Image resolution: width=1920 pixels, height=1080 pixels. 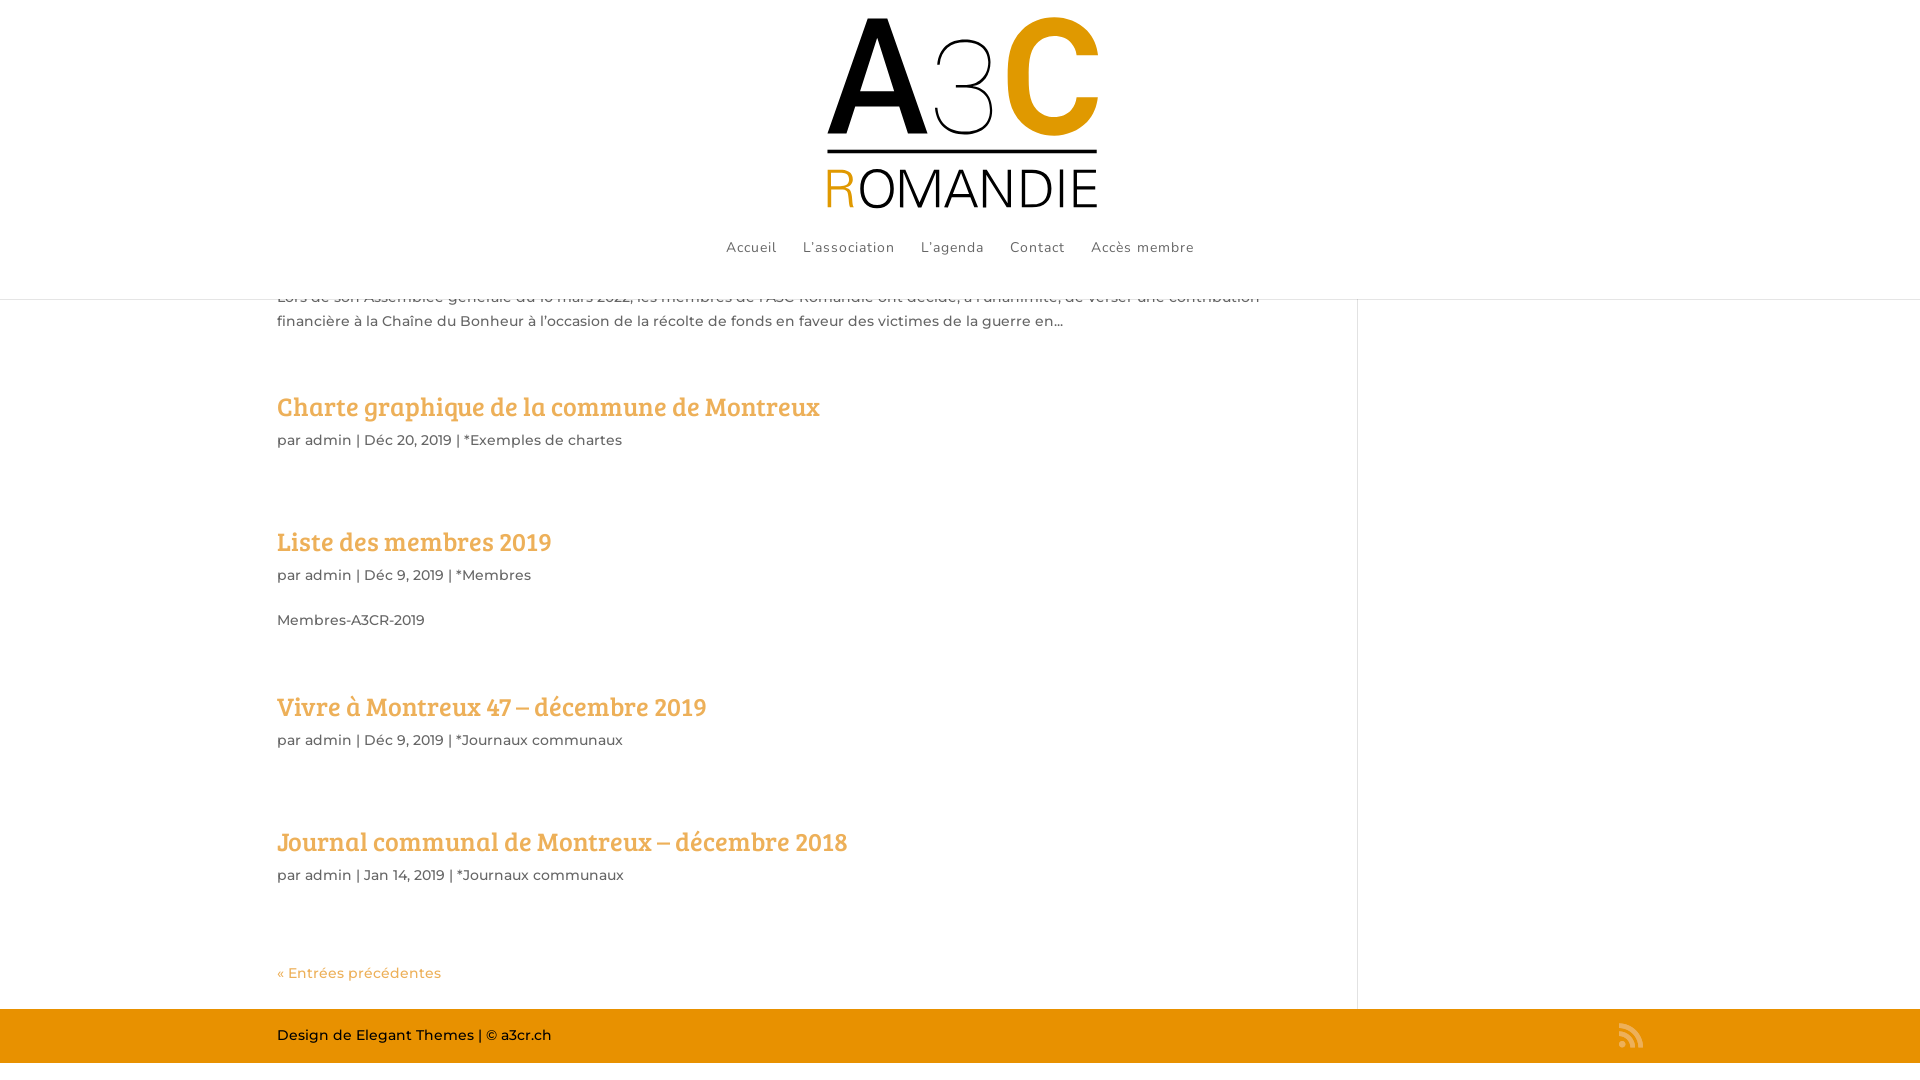 I want to click on 'Charte graphique de la commune de Montreux', so click(x=276, y=405).